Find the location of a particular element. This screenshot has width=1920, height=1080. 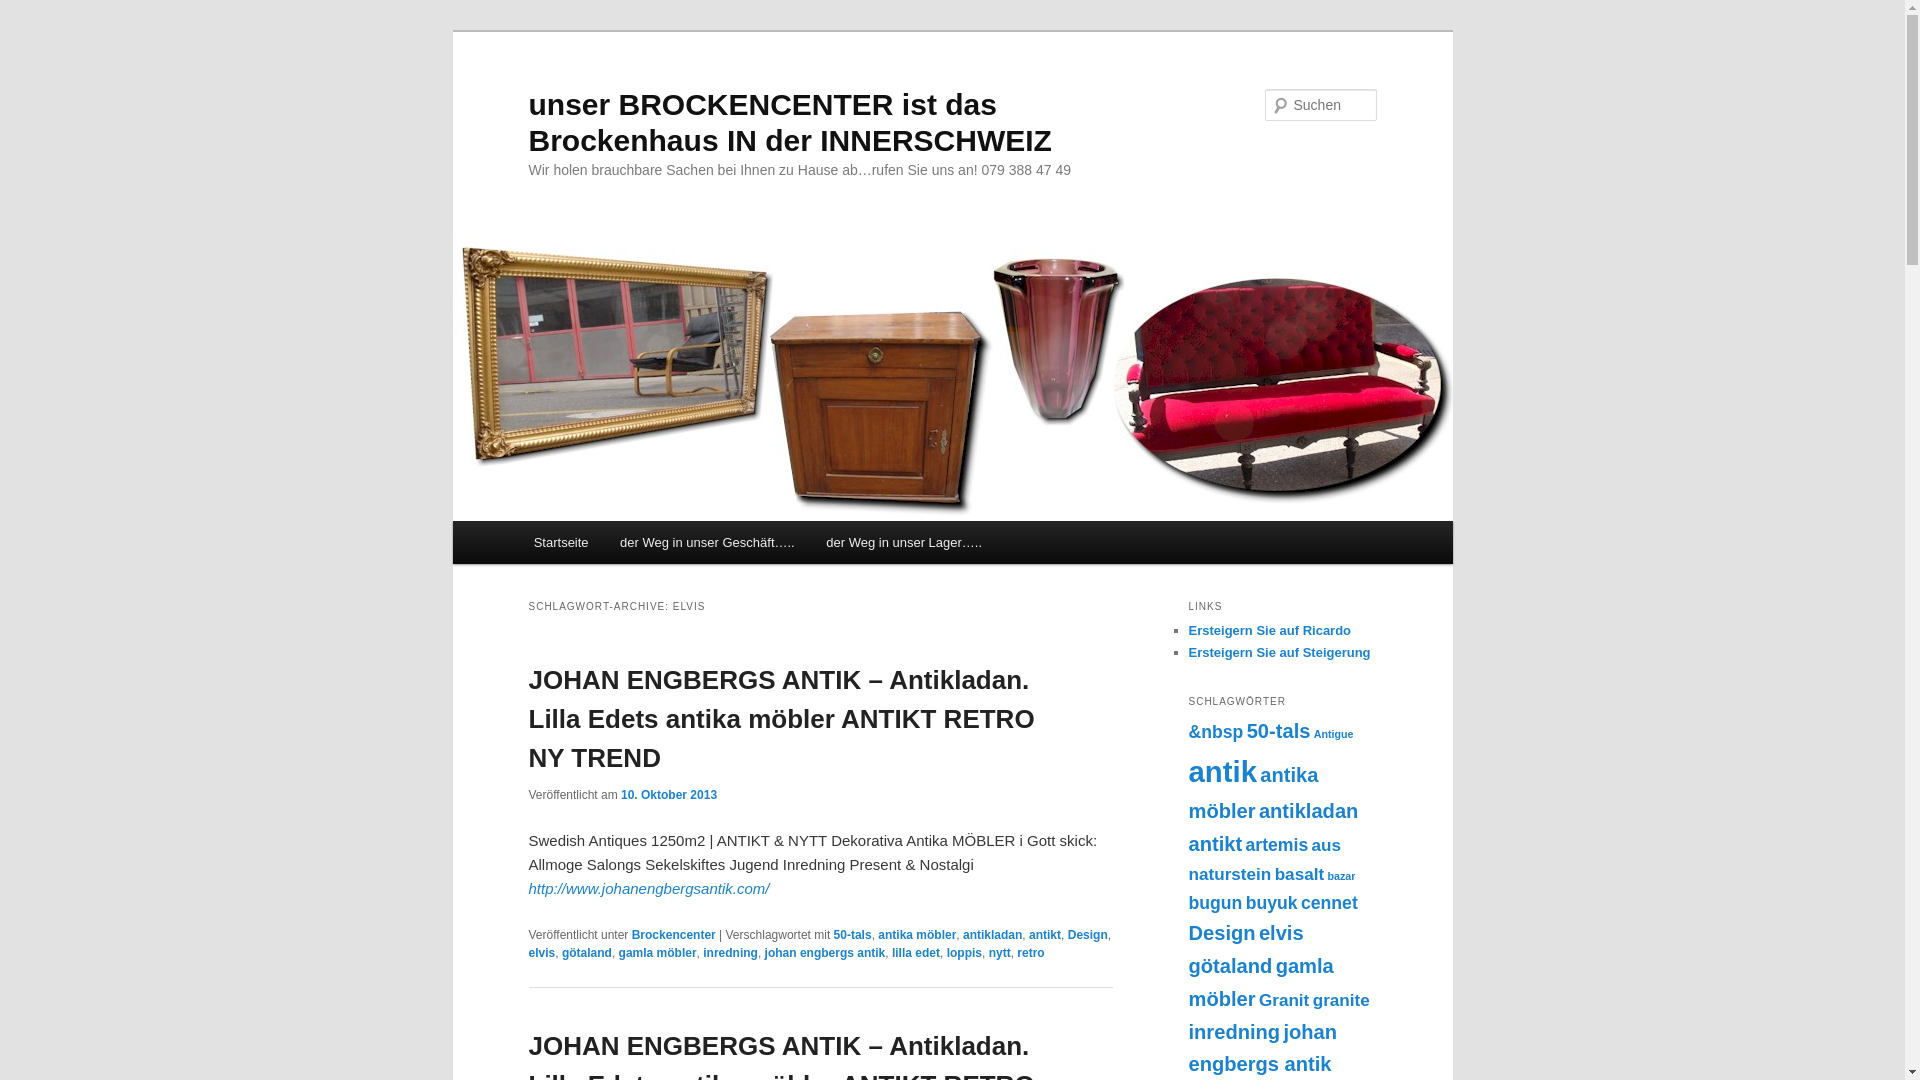

'Suchen' is located at coordinates (33, 11).